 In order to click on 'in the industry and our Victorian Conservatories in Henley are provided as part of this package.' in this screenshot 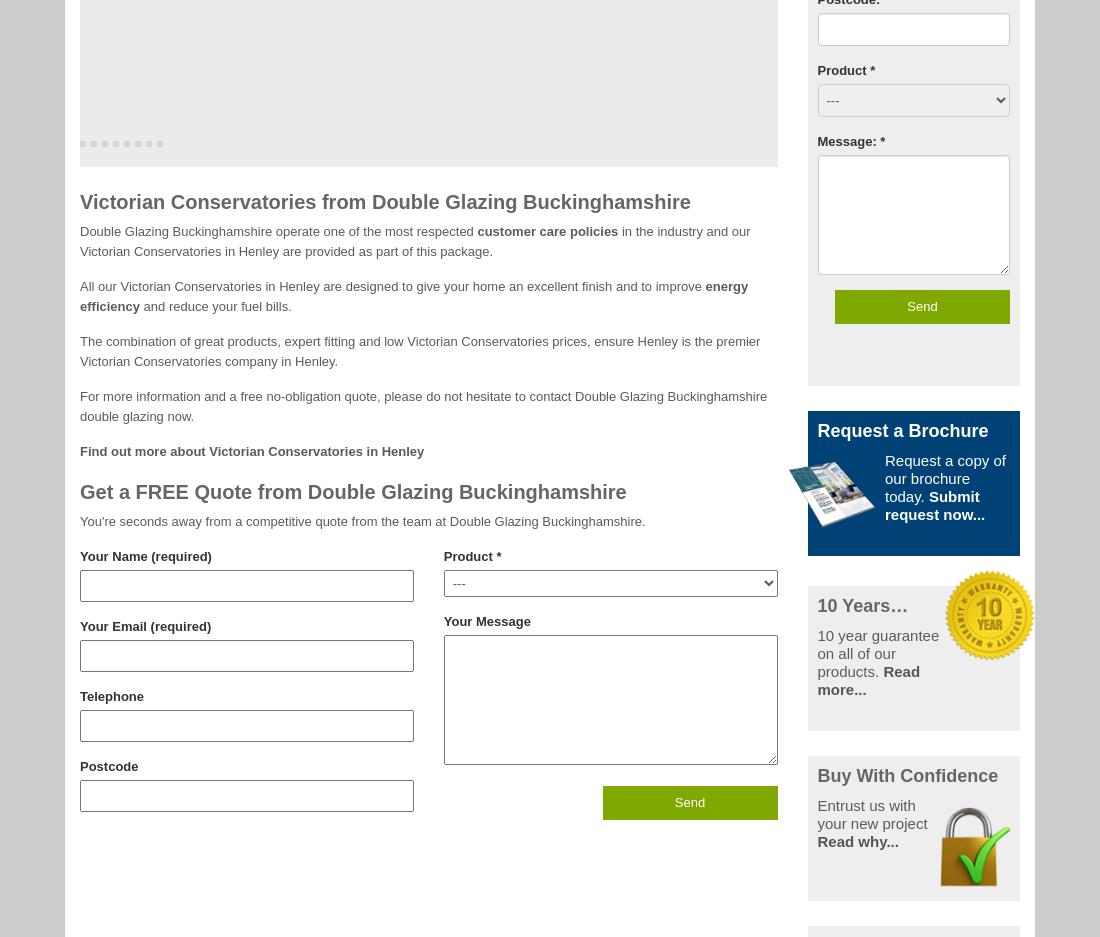, I will do `click(414, 239)`.